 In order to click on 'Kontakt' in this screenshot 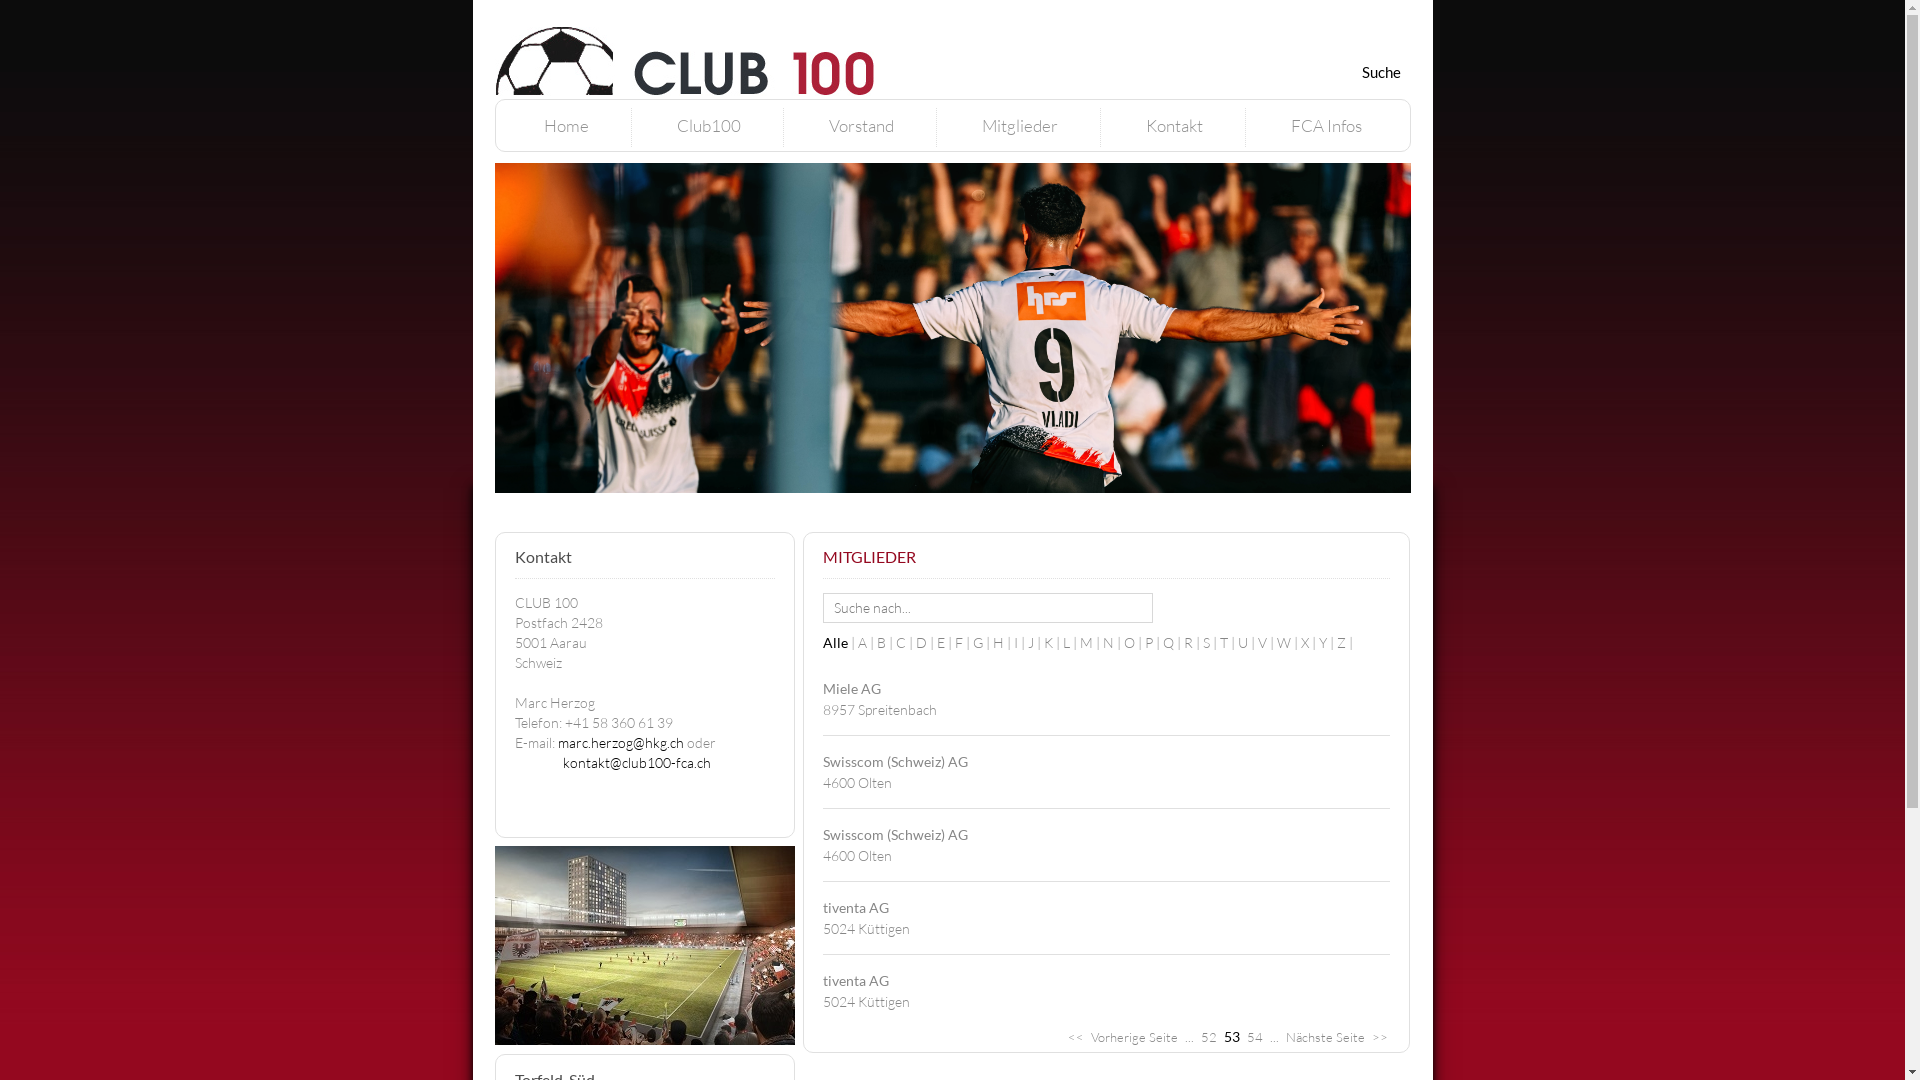, I will do `click(1146, 125)`.